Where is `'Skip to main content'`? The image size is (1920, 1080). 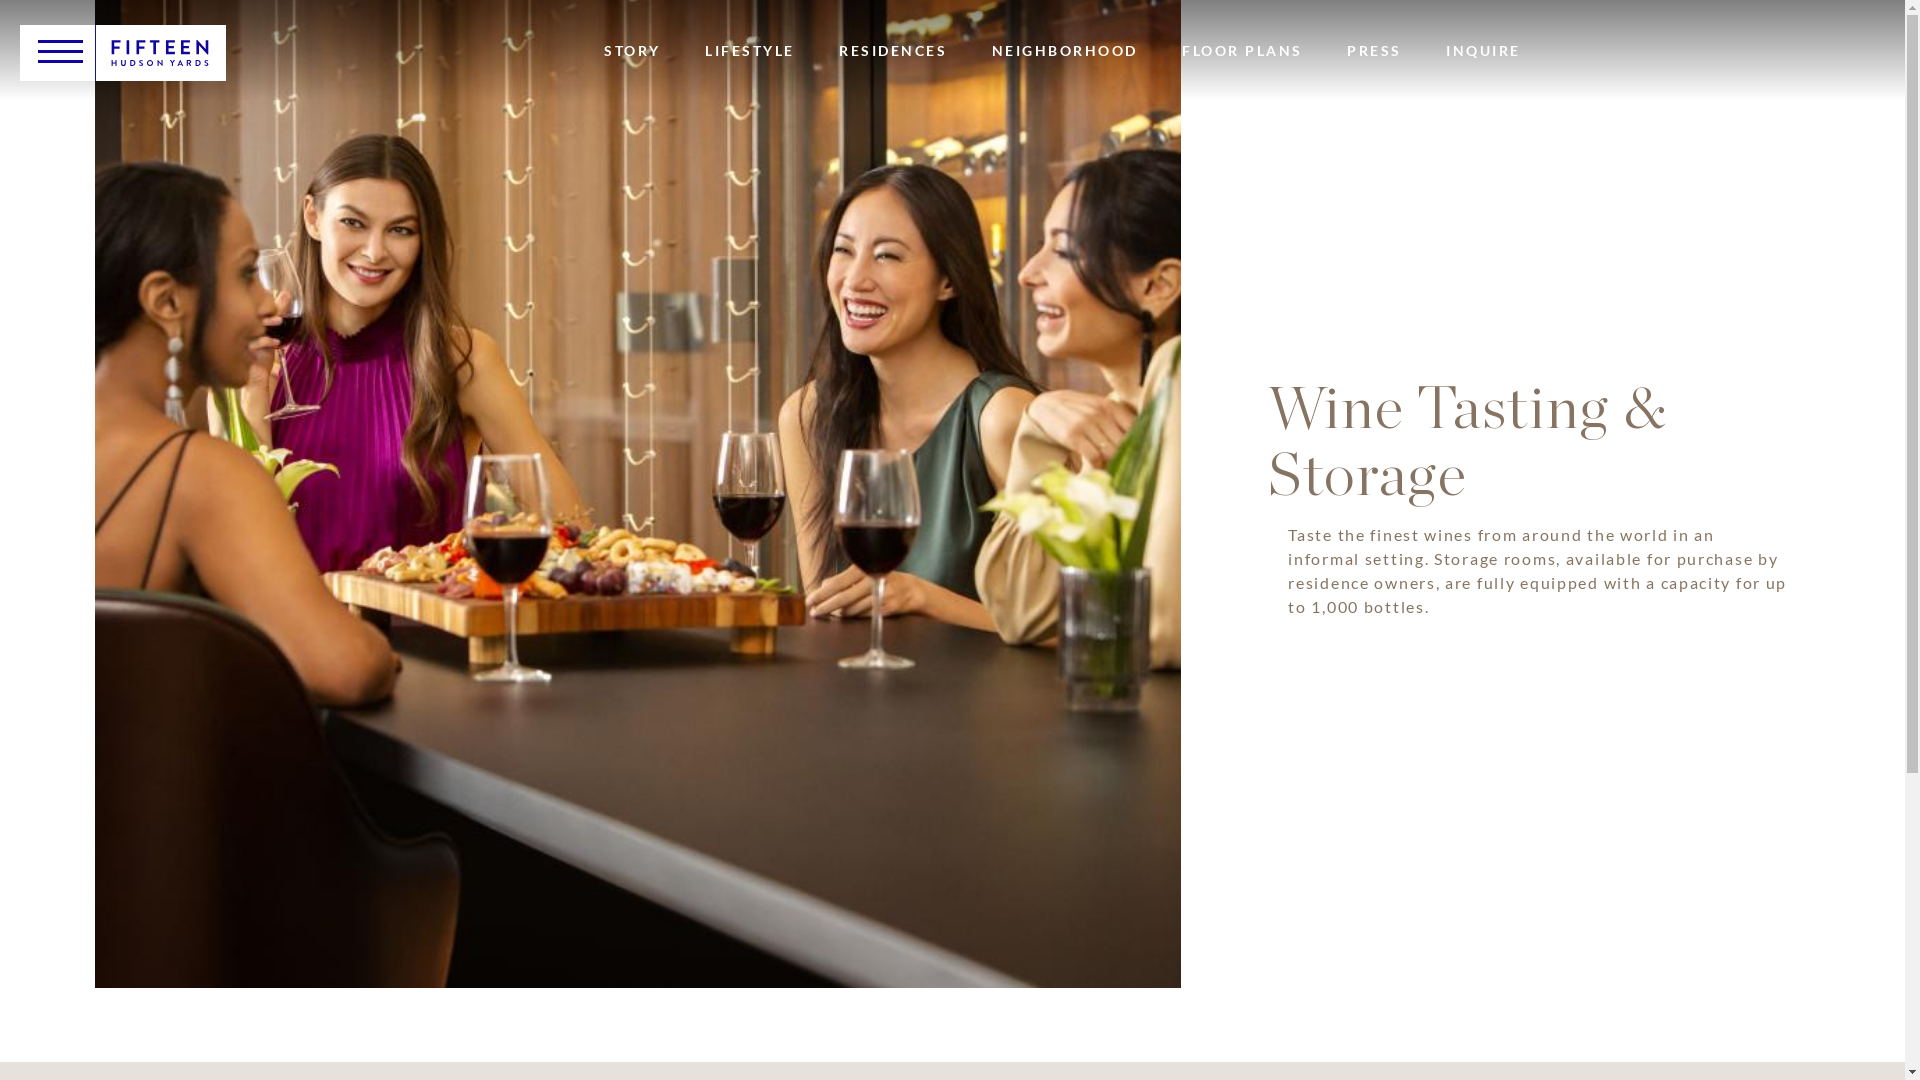
'Skip to main content' is located at coordinates (0, 0).